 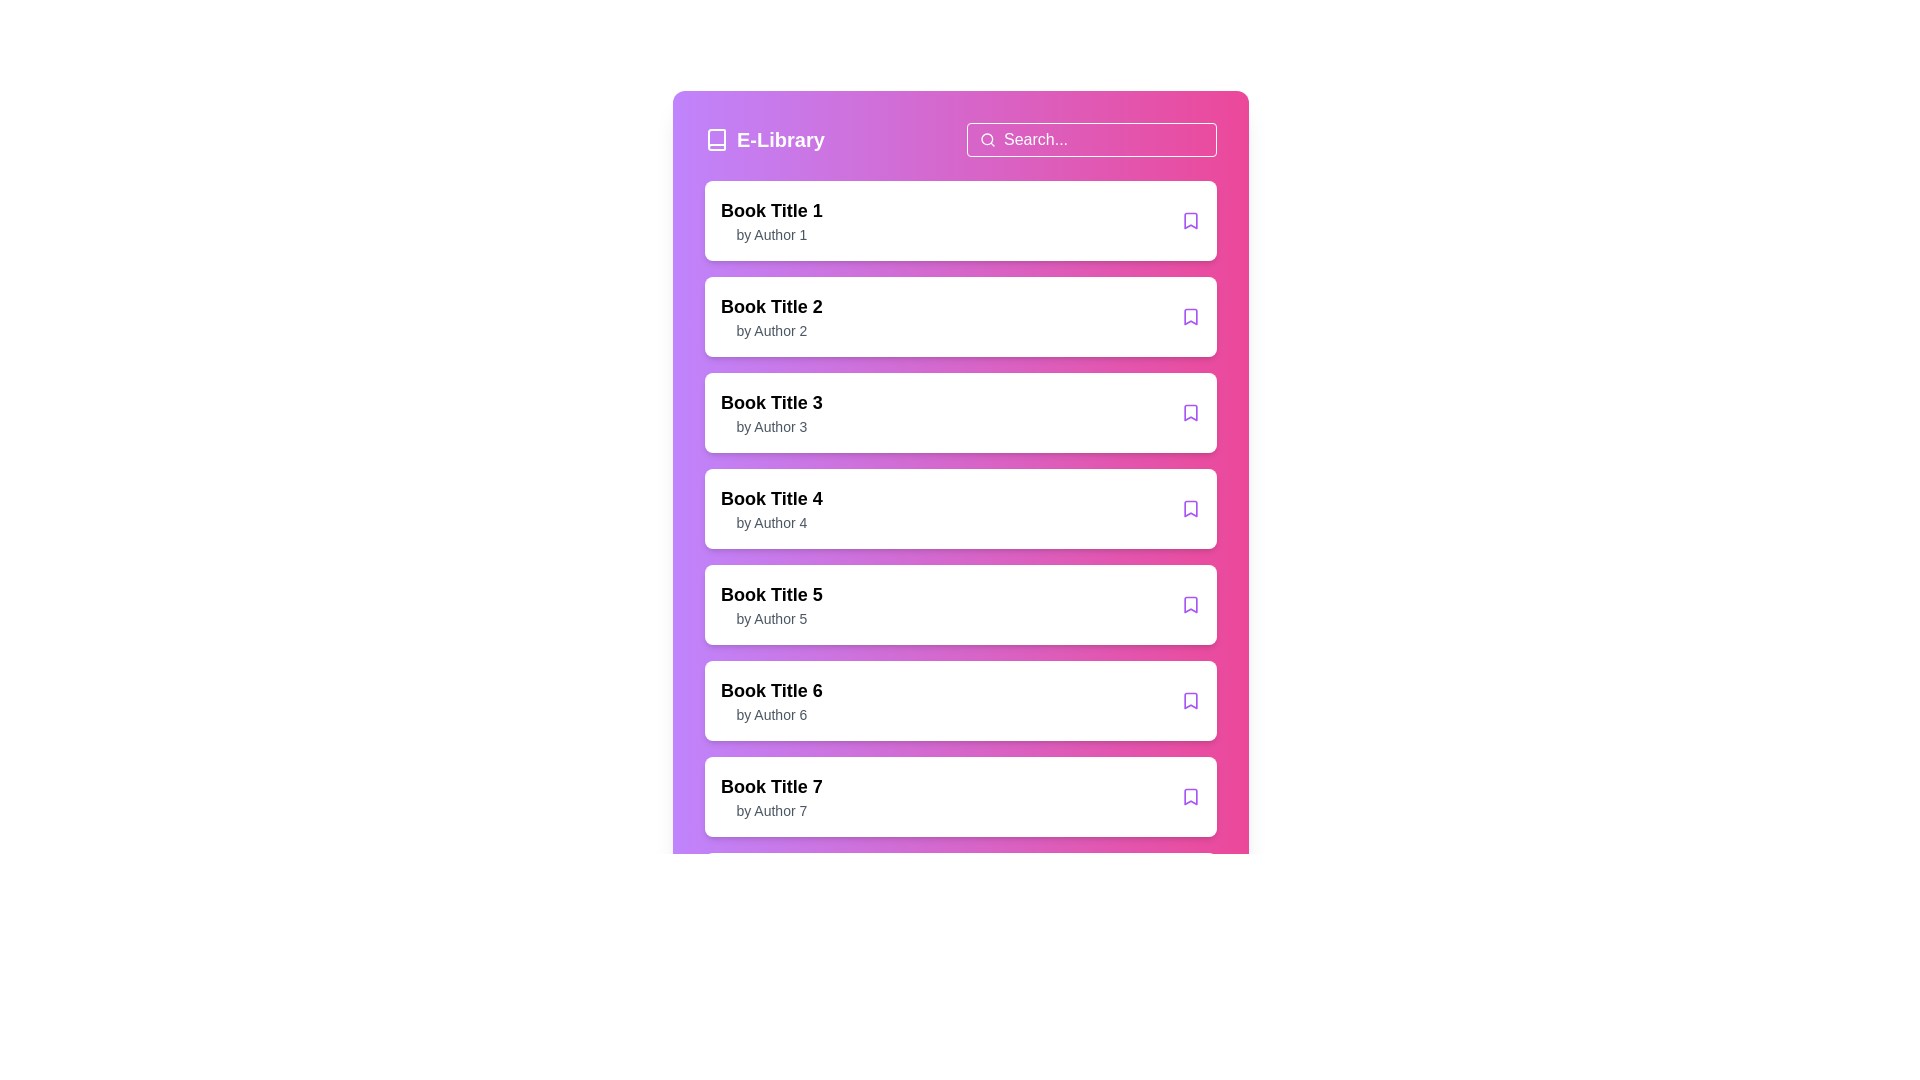 What do you see at coordinates (1190, 604) in the screenshot?
I see `the SVG component styled as a bookmark, located in the right section of the interface next to 'Book Title 5 by Author 5'` at bounding box center [1190, 604].